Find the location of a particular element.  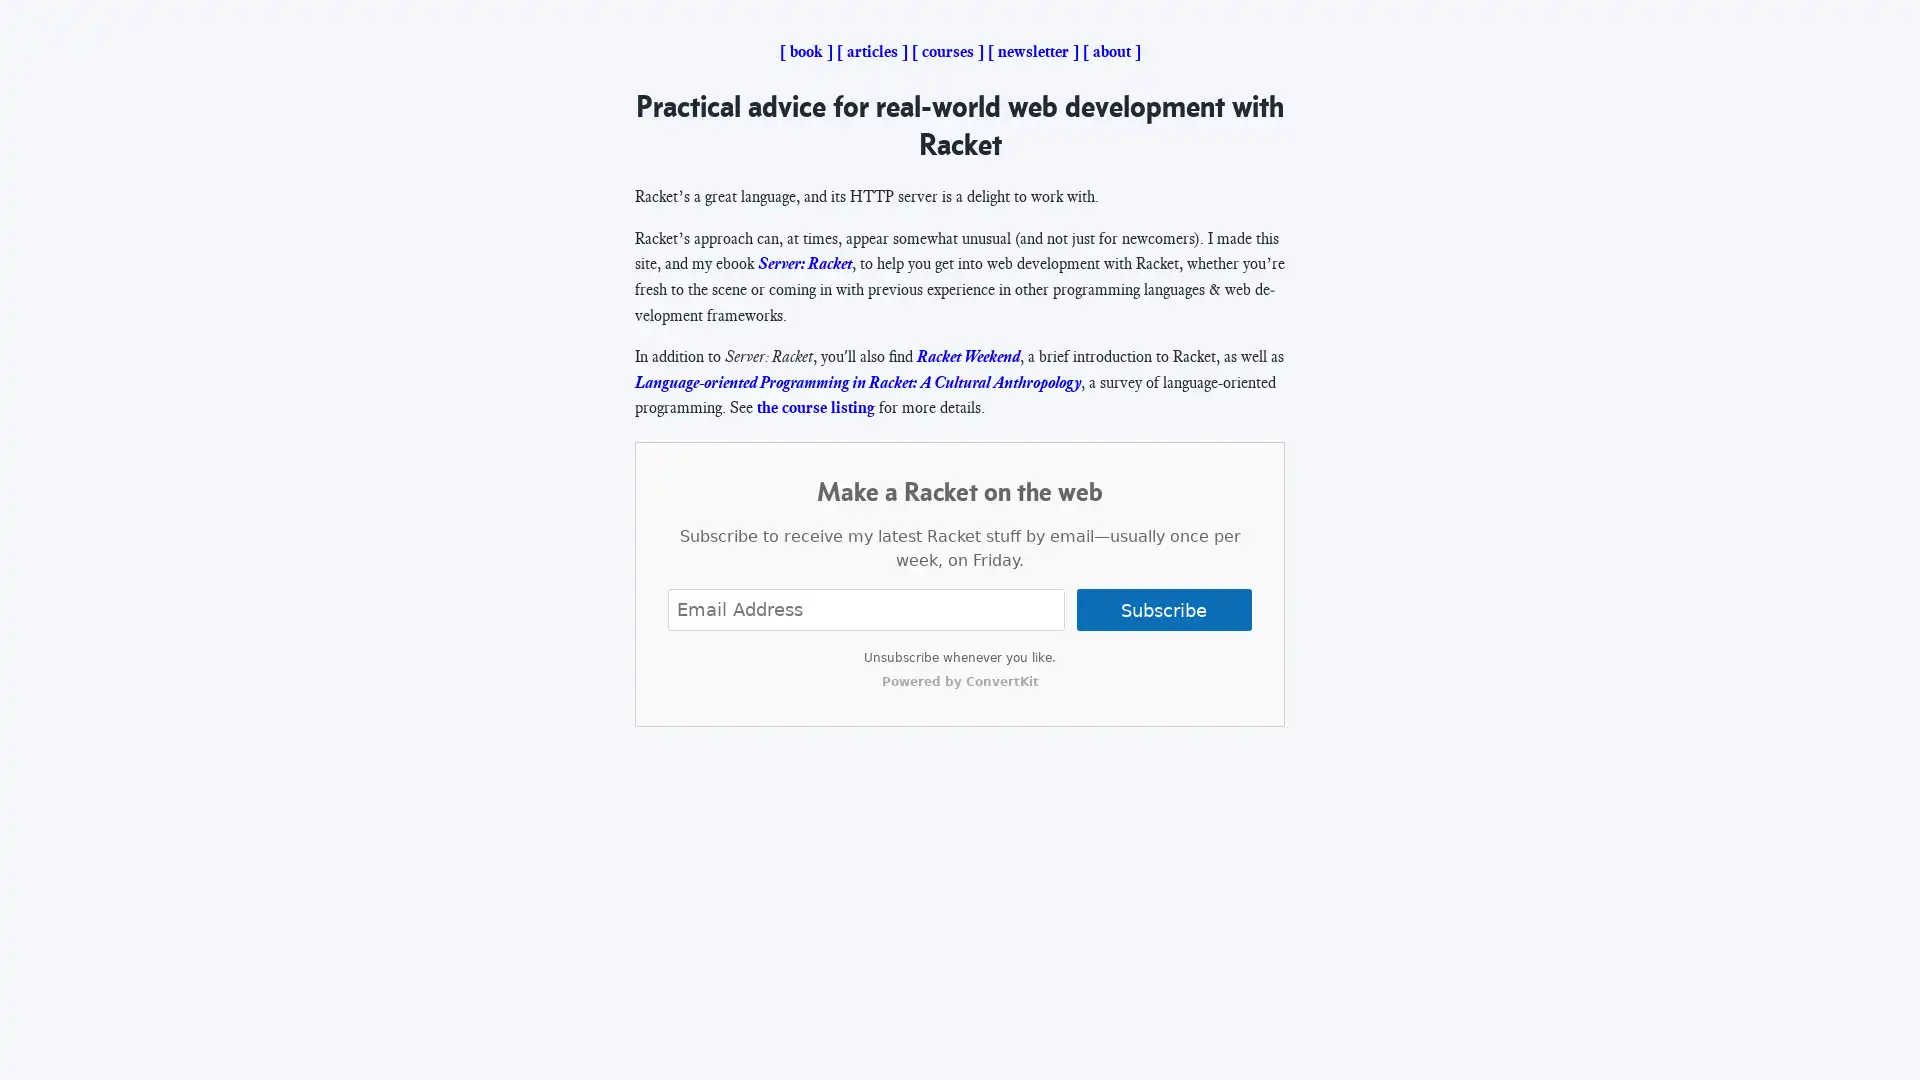

Subscribe is located at coordinates (1163, 608).